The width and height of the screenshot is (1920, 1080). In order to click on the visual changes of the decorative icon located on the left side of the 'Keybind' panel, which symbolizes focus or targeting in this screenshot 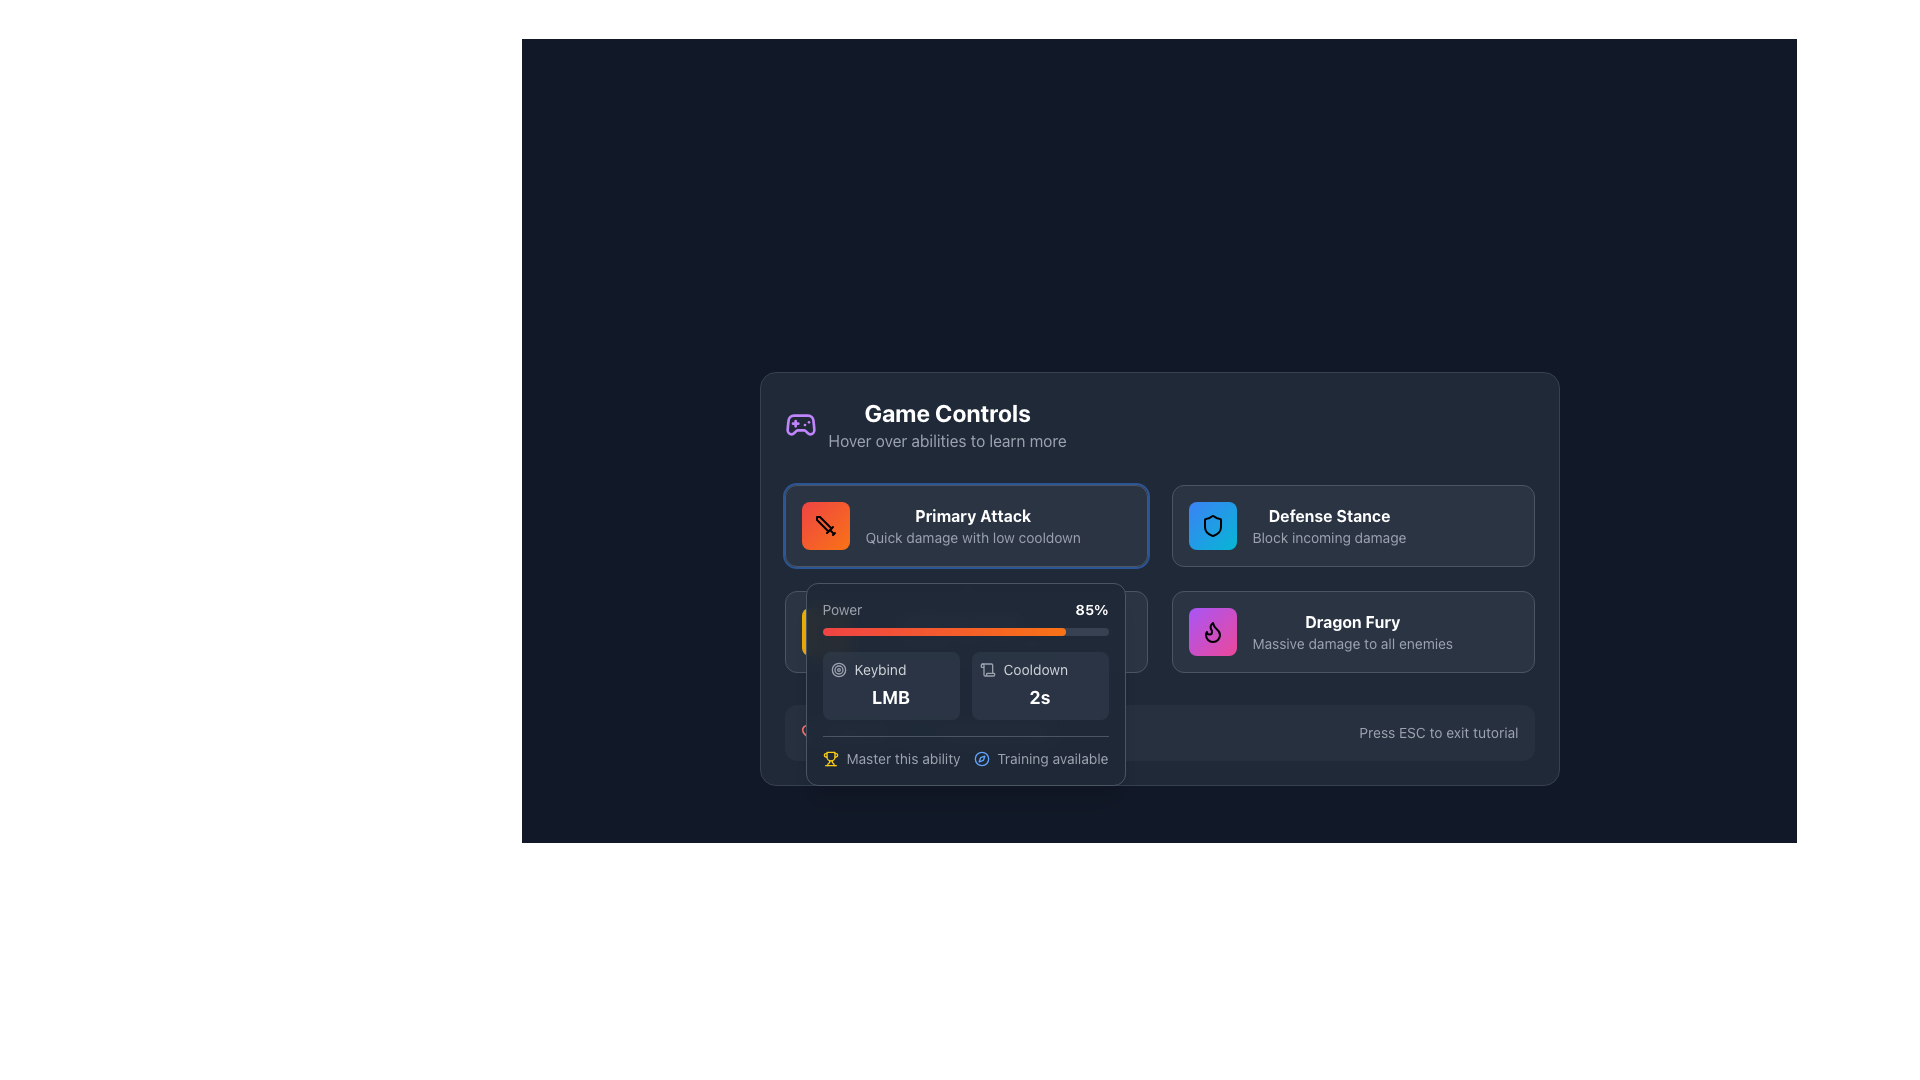, I will do `click(839, 670)`.